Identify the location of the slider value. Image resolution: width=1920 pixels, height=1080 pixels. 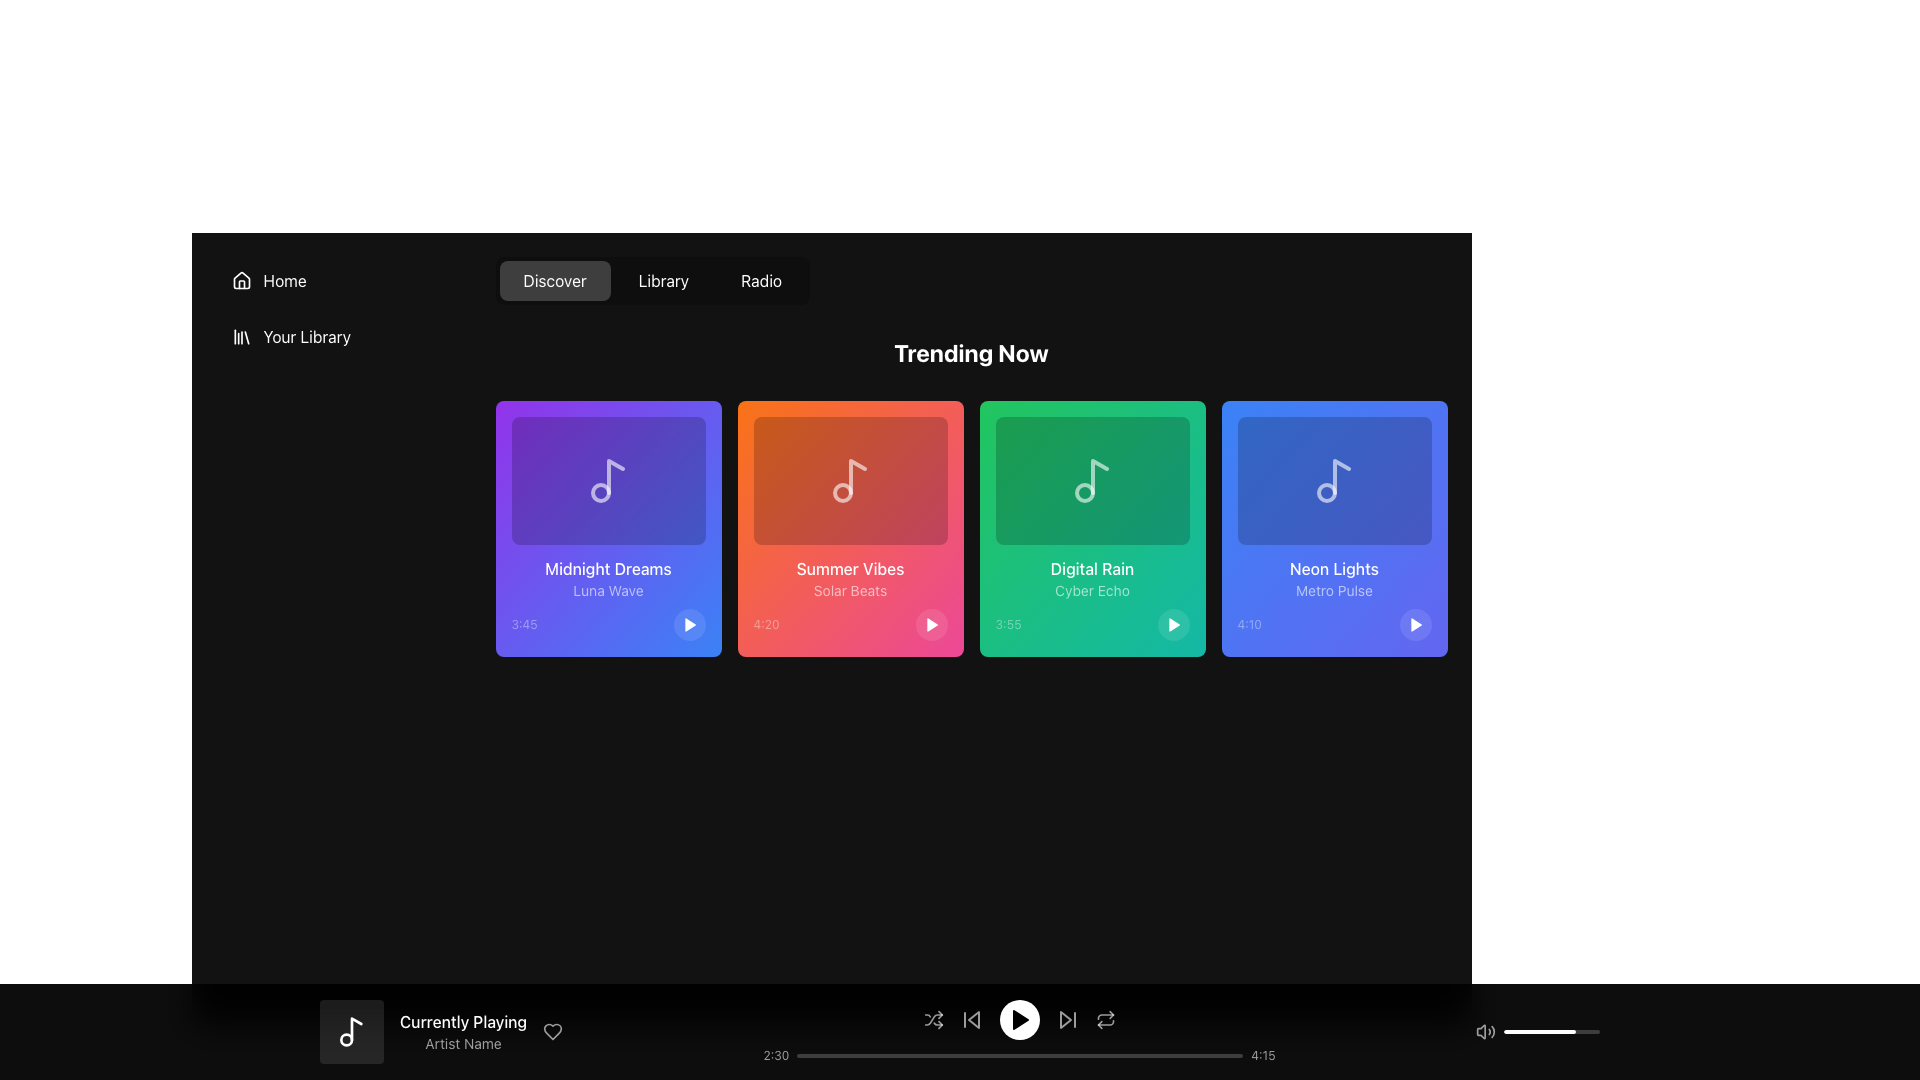
(1568, 1032).